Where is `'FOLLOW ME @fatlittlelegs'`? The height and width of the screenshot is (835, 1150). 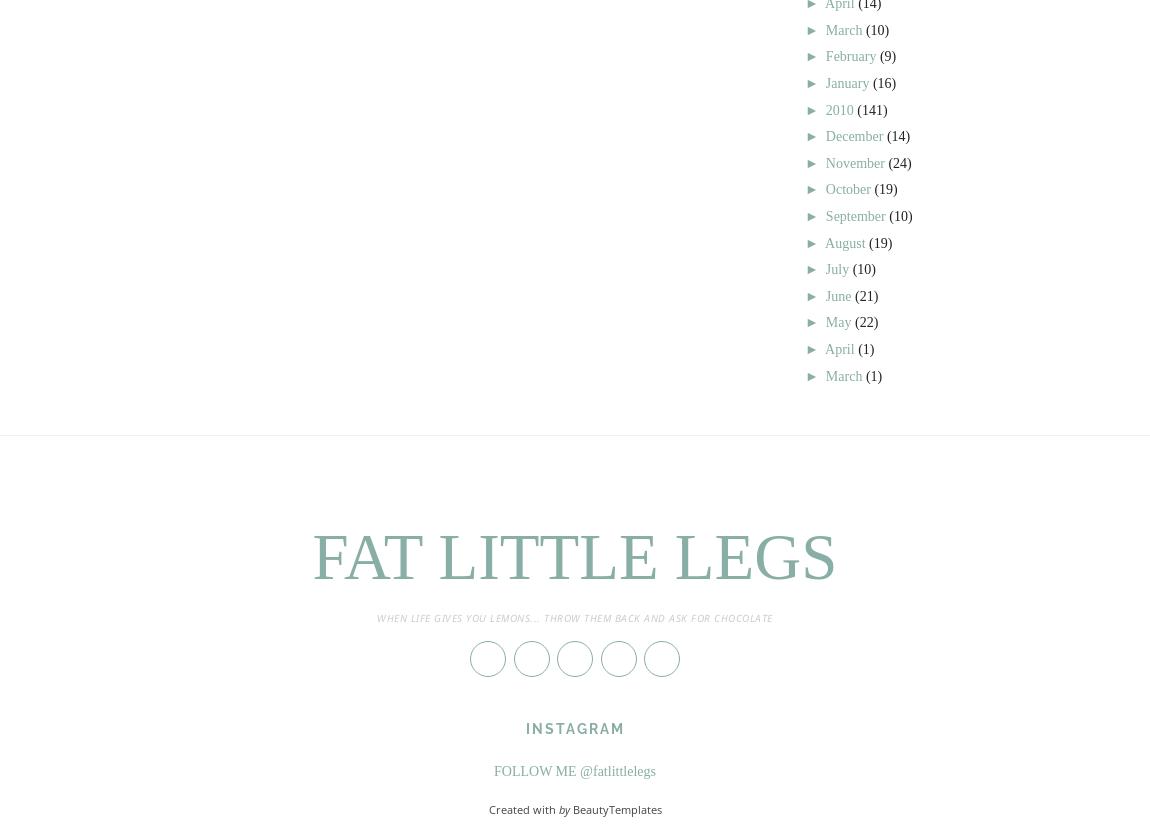 'FOLLOW ME @fatlittlelegs' is located at coordinates (574, 769).